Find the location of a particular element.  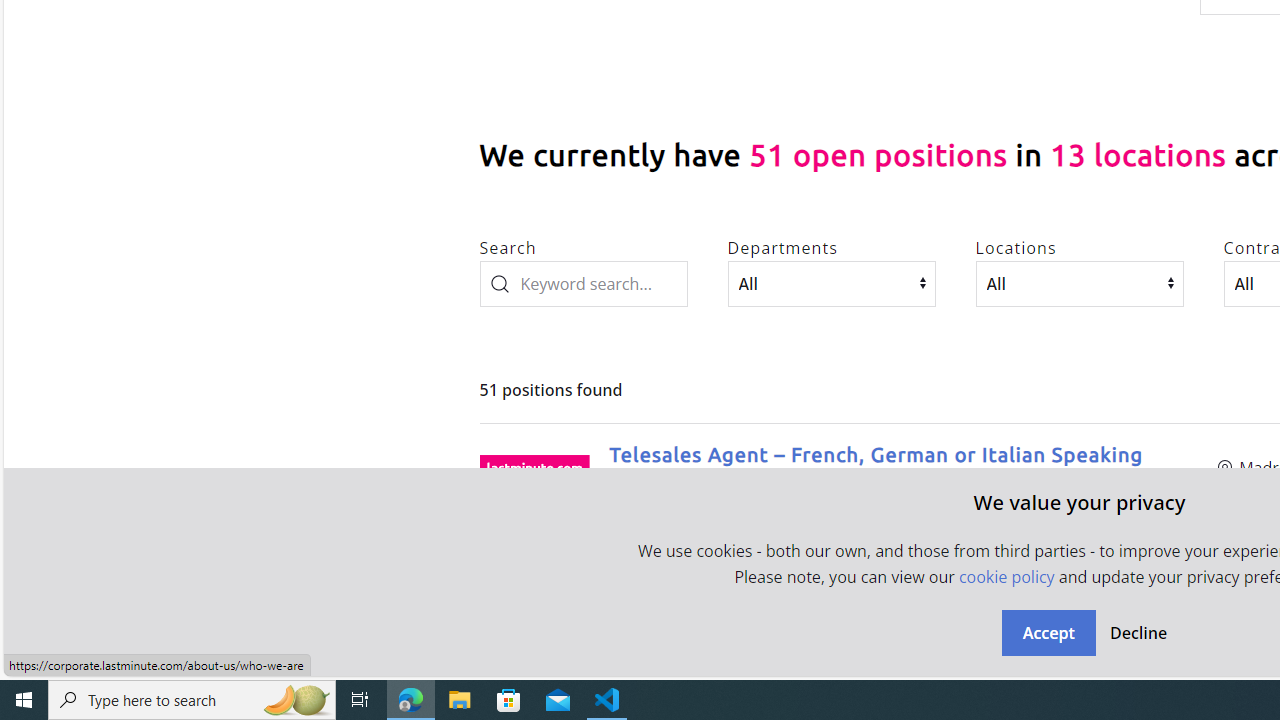

'Decline' is located at coordinates (1137, 632).